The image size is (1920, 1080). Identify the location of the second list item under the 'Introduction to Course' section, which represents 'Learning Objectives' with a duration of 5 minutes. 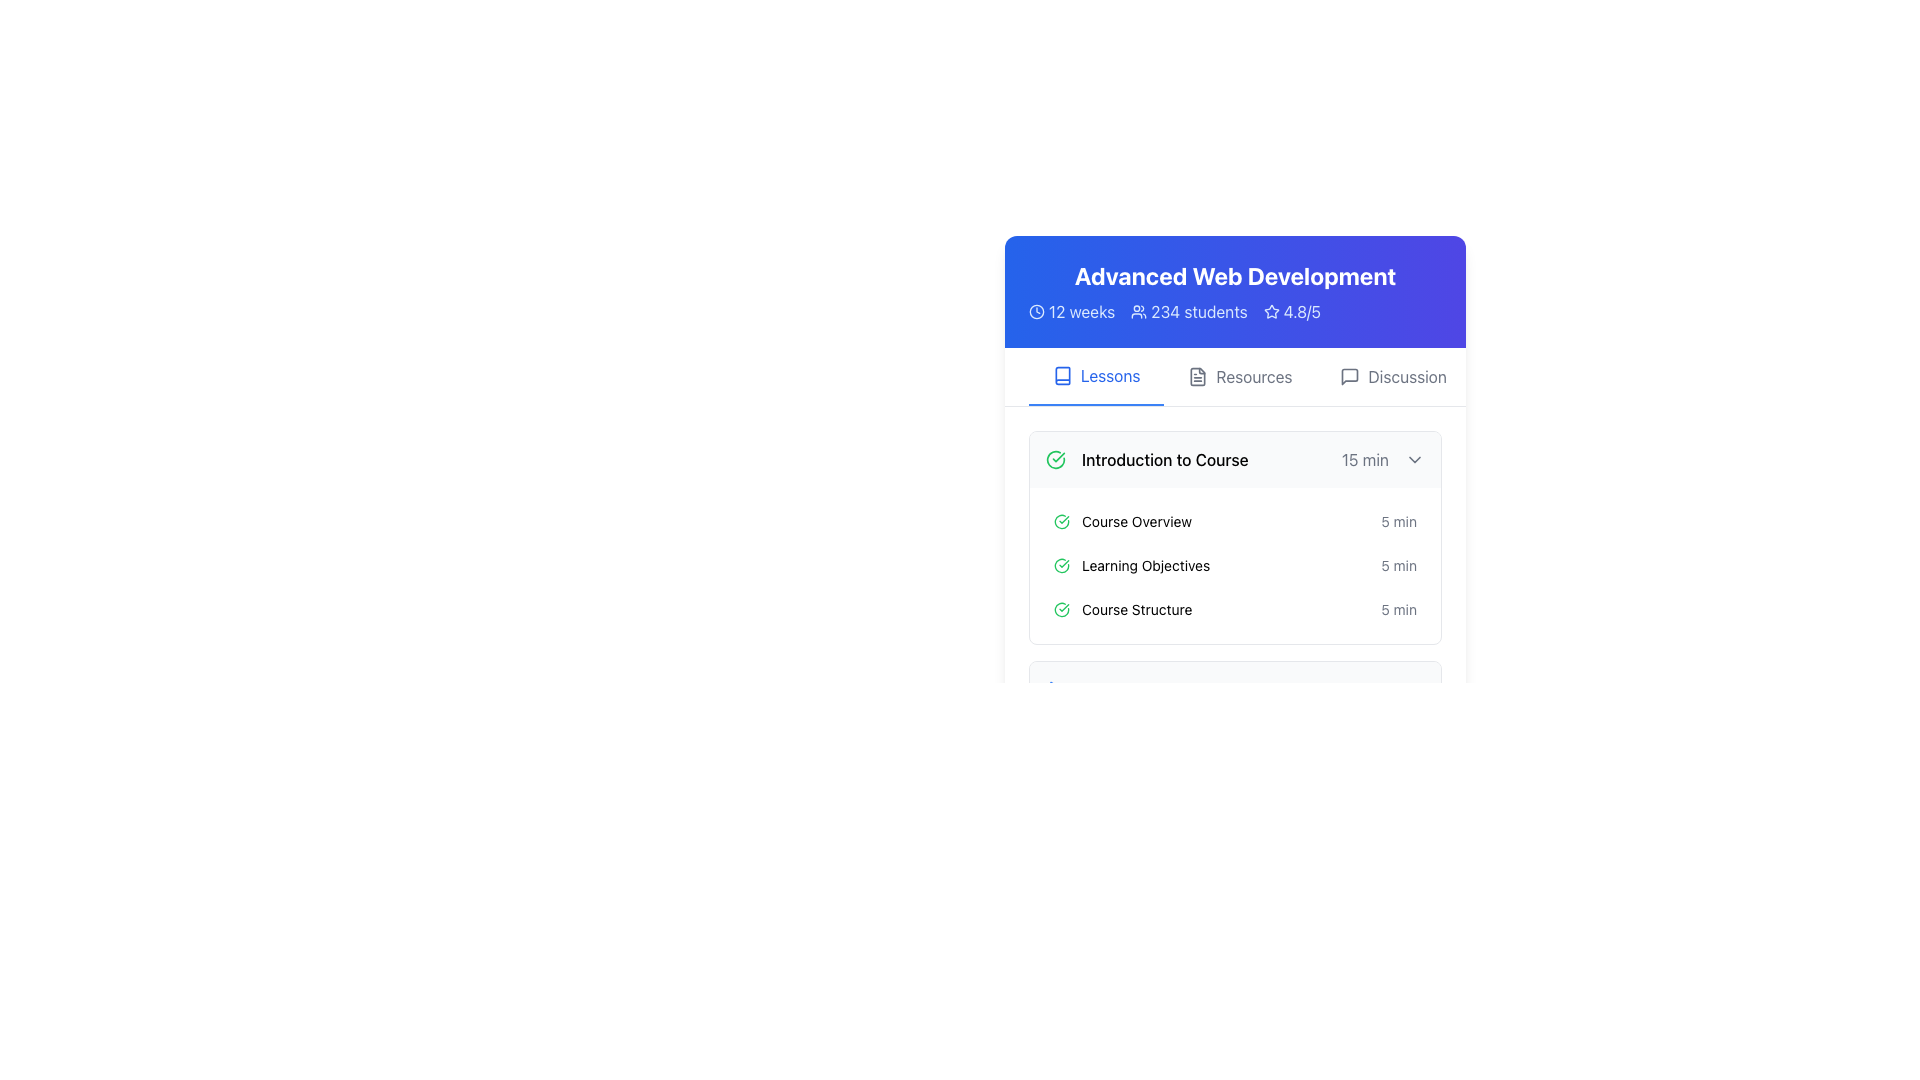
(1234, 574).